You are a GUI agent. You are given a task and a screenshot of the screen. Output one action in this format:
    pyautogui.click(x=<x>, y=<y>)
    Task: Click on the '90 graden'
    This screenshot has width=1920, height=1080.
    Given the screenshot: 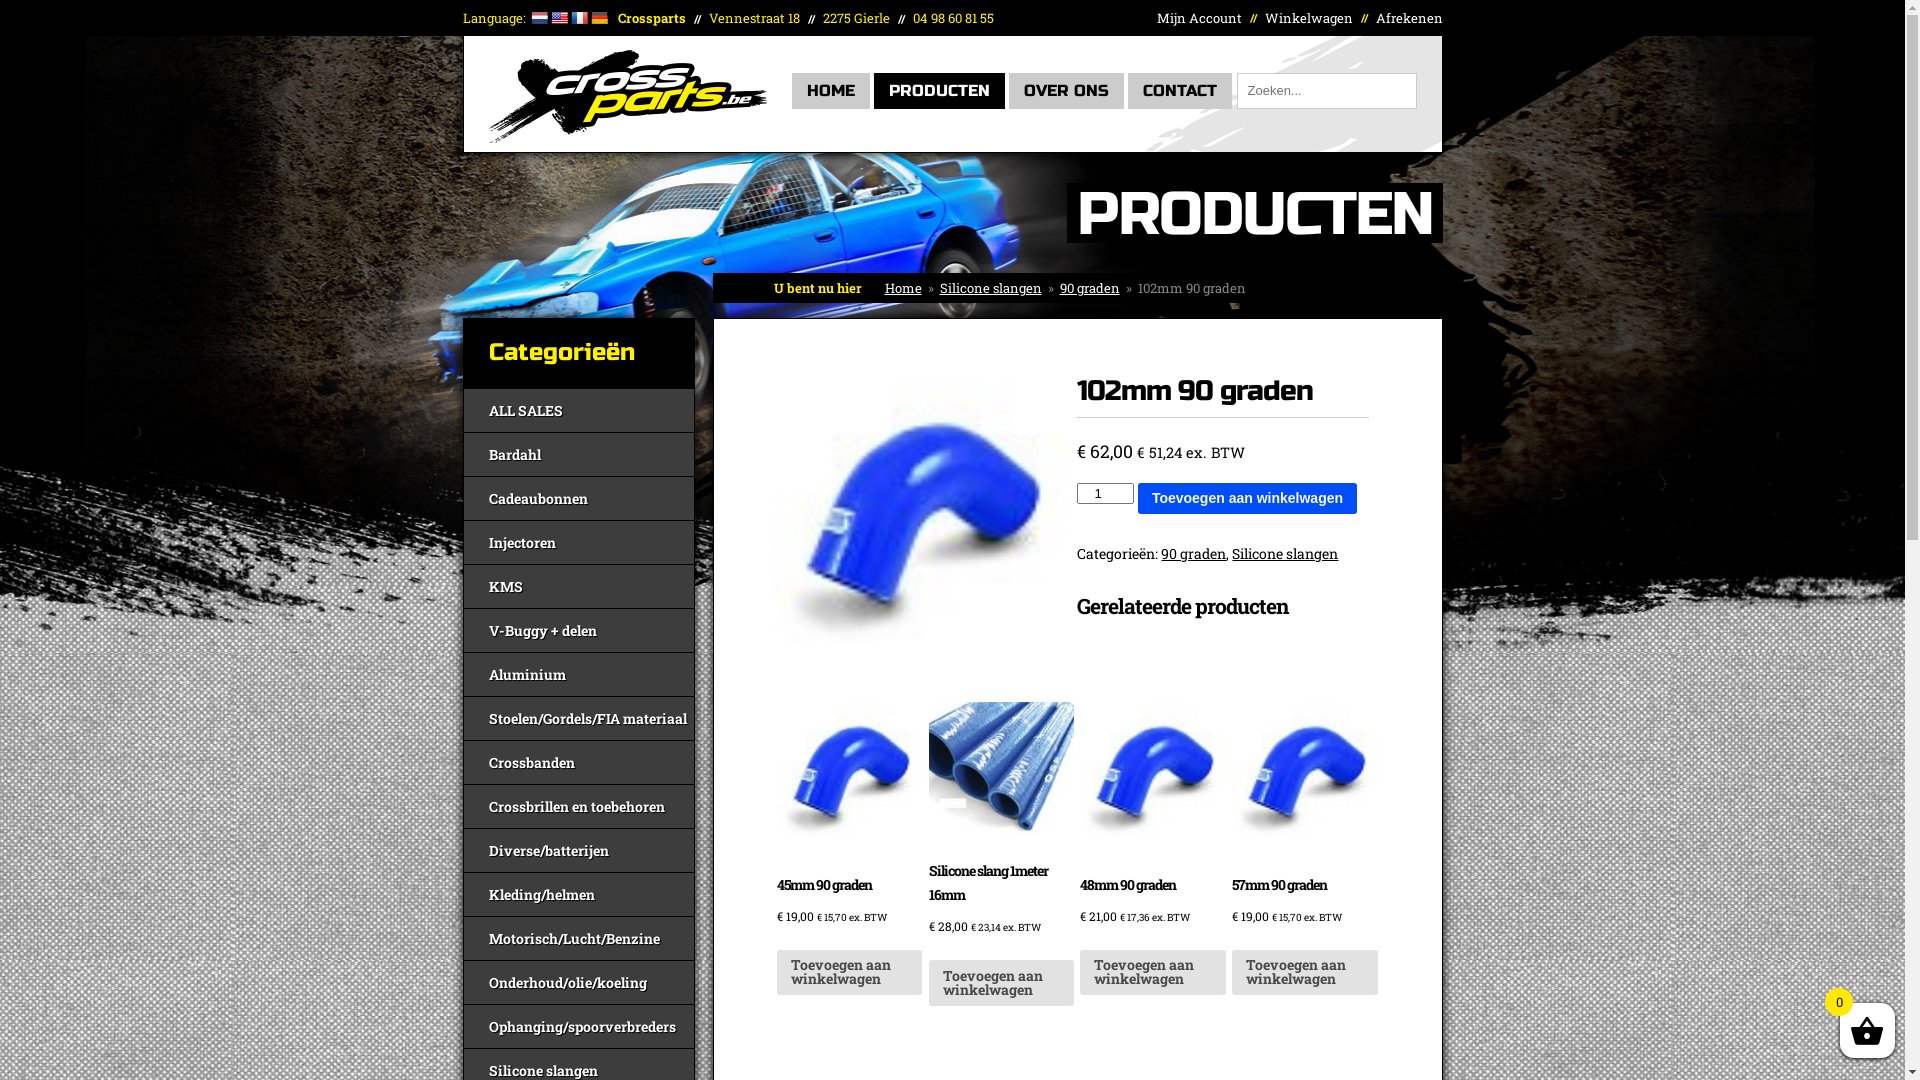 What is the action you would take?
    pyautogui.click(x=1088, y=288)
    